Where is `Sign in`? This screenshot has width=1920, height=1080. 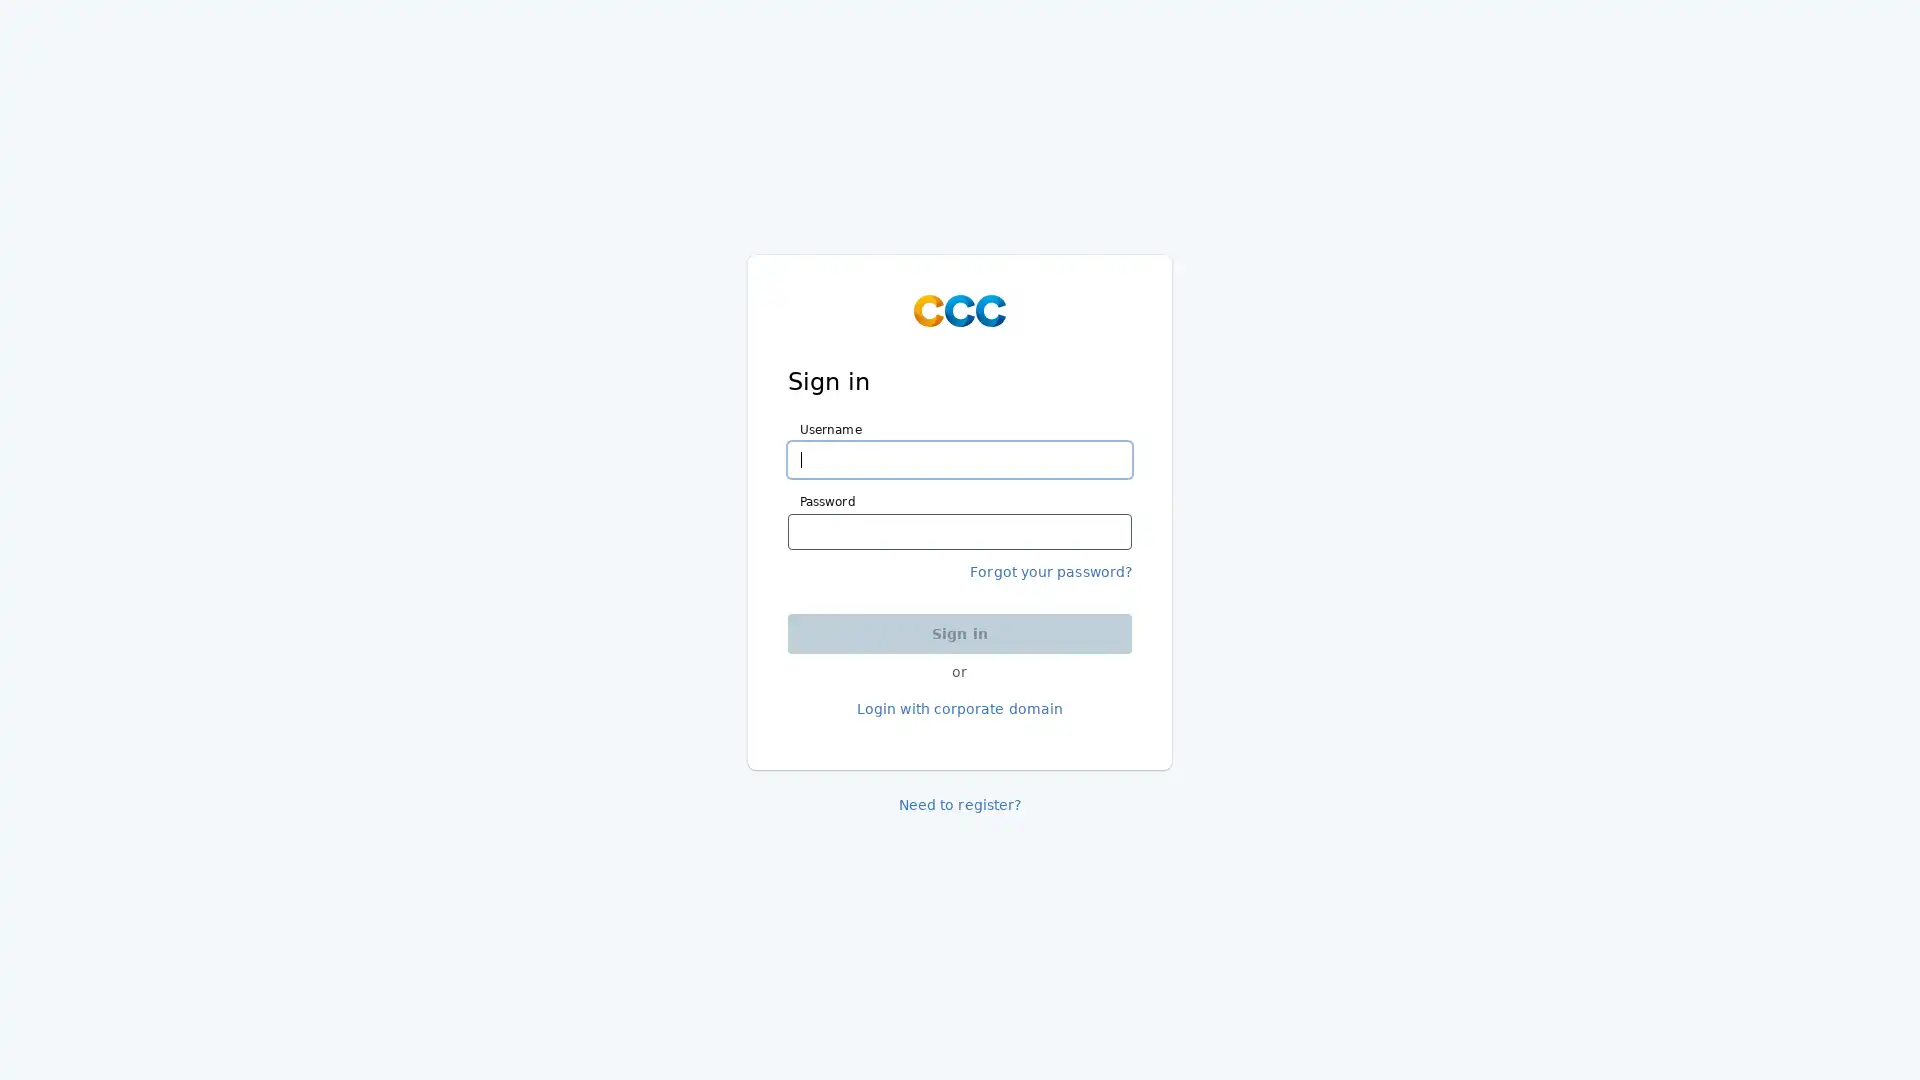
Sign in is located at coordinates (960, 632).